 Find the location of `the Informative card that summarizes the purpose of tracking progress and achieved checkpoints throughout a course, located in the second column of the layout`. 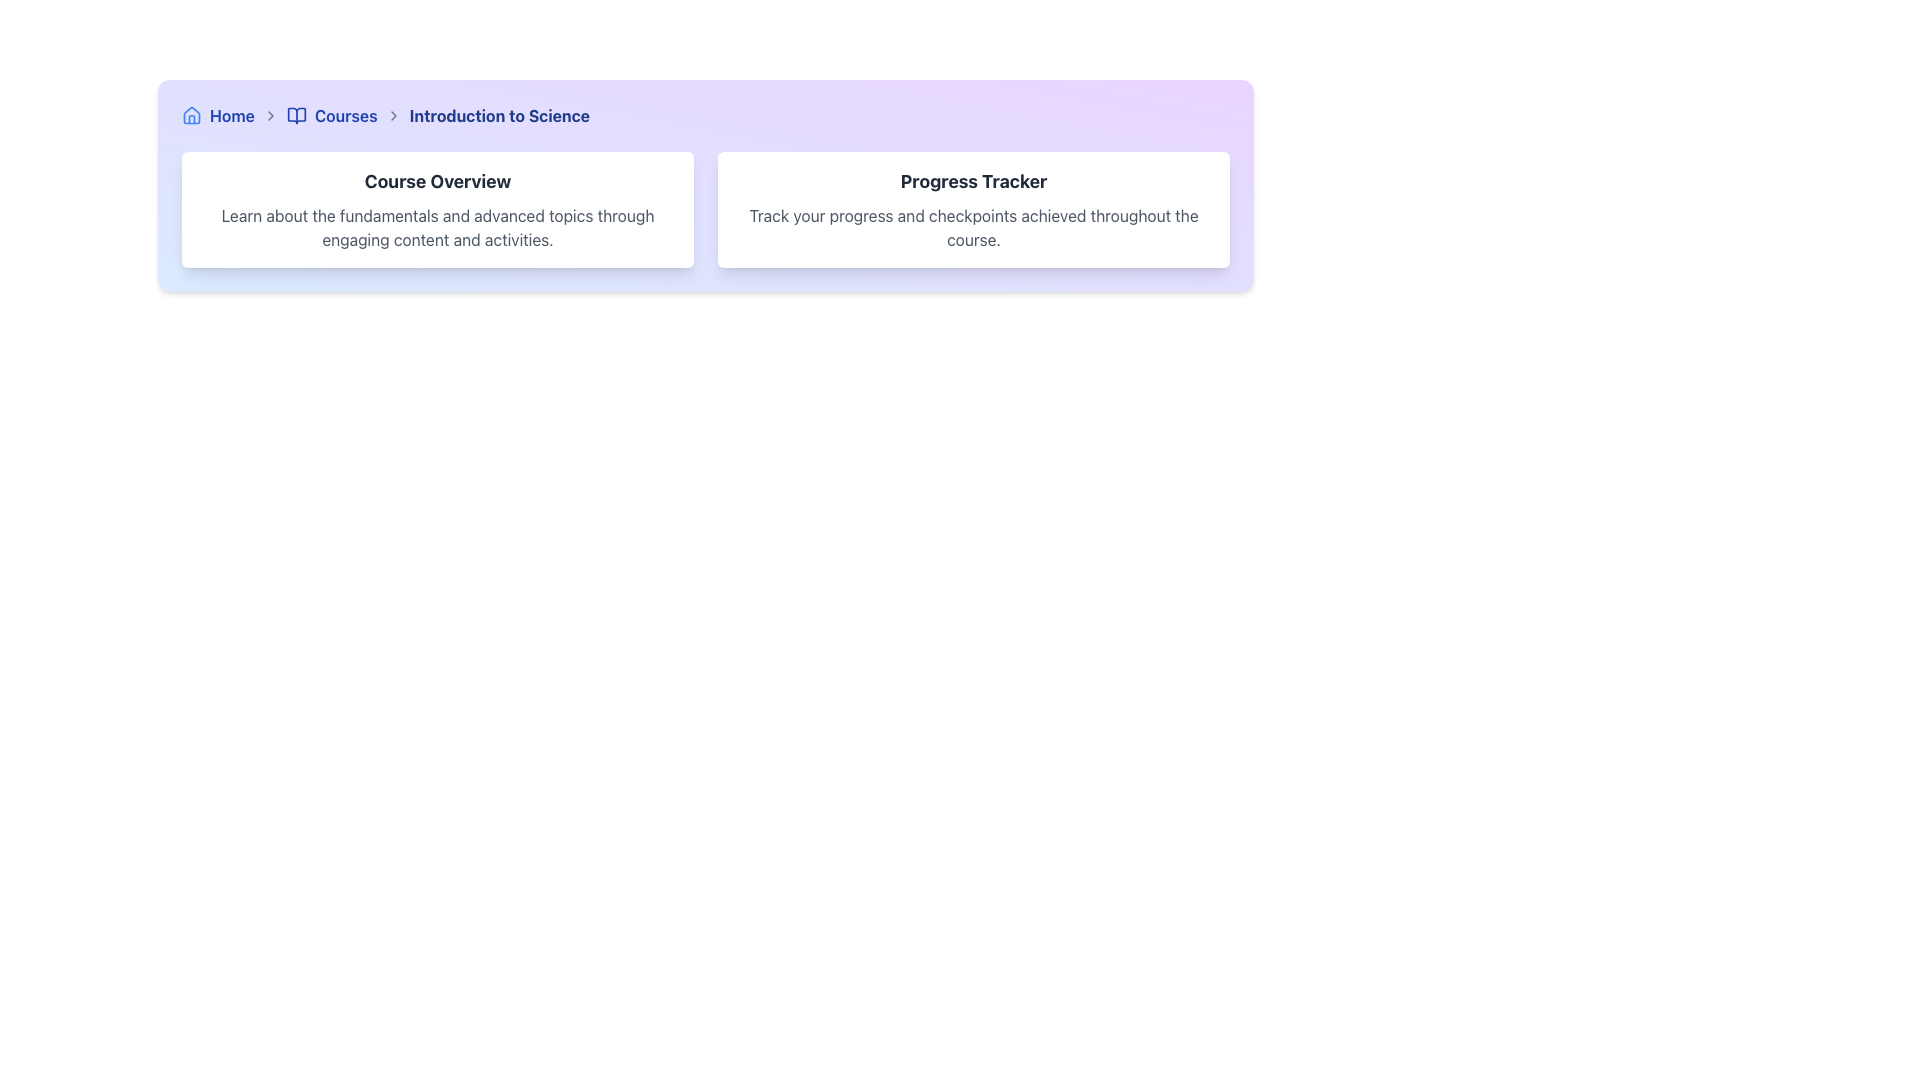

the Informative card that summarizes the purpose of tracking progress and achieved checkpoints throughout a course, located in the second column of the layout is located at coordinates (974, 209).